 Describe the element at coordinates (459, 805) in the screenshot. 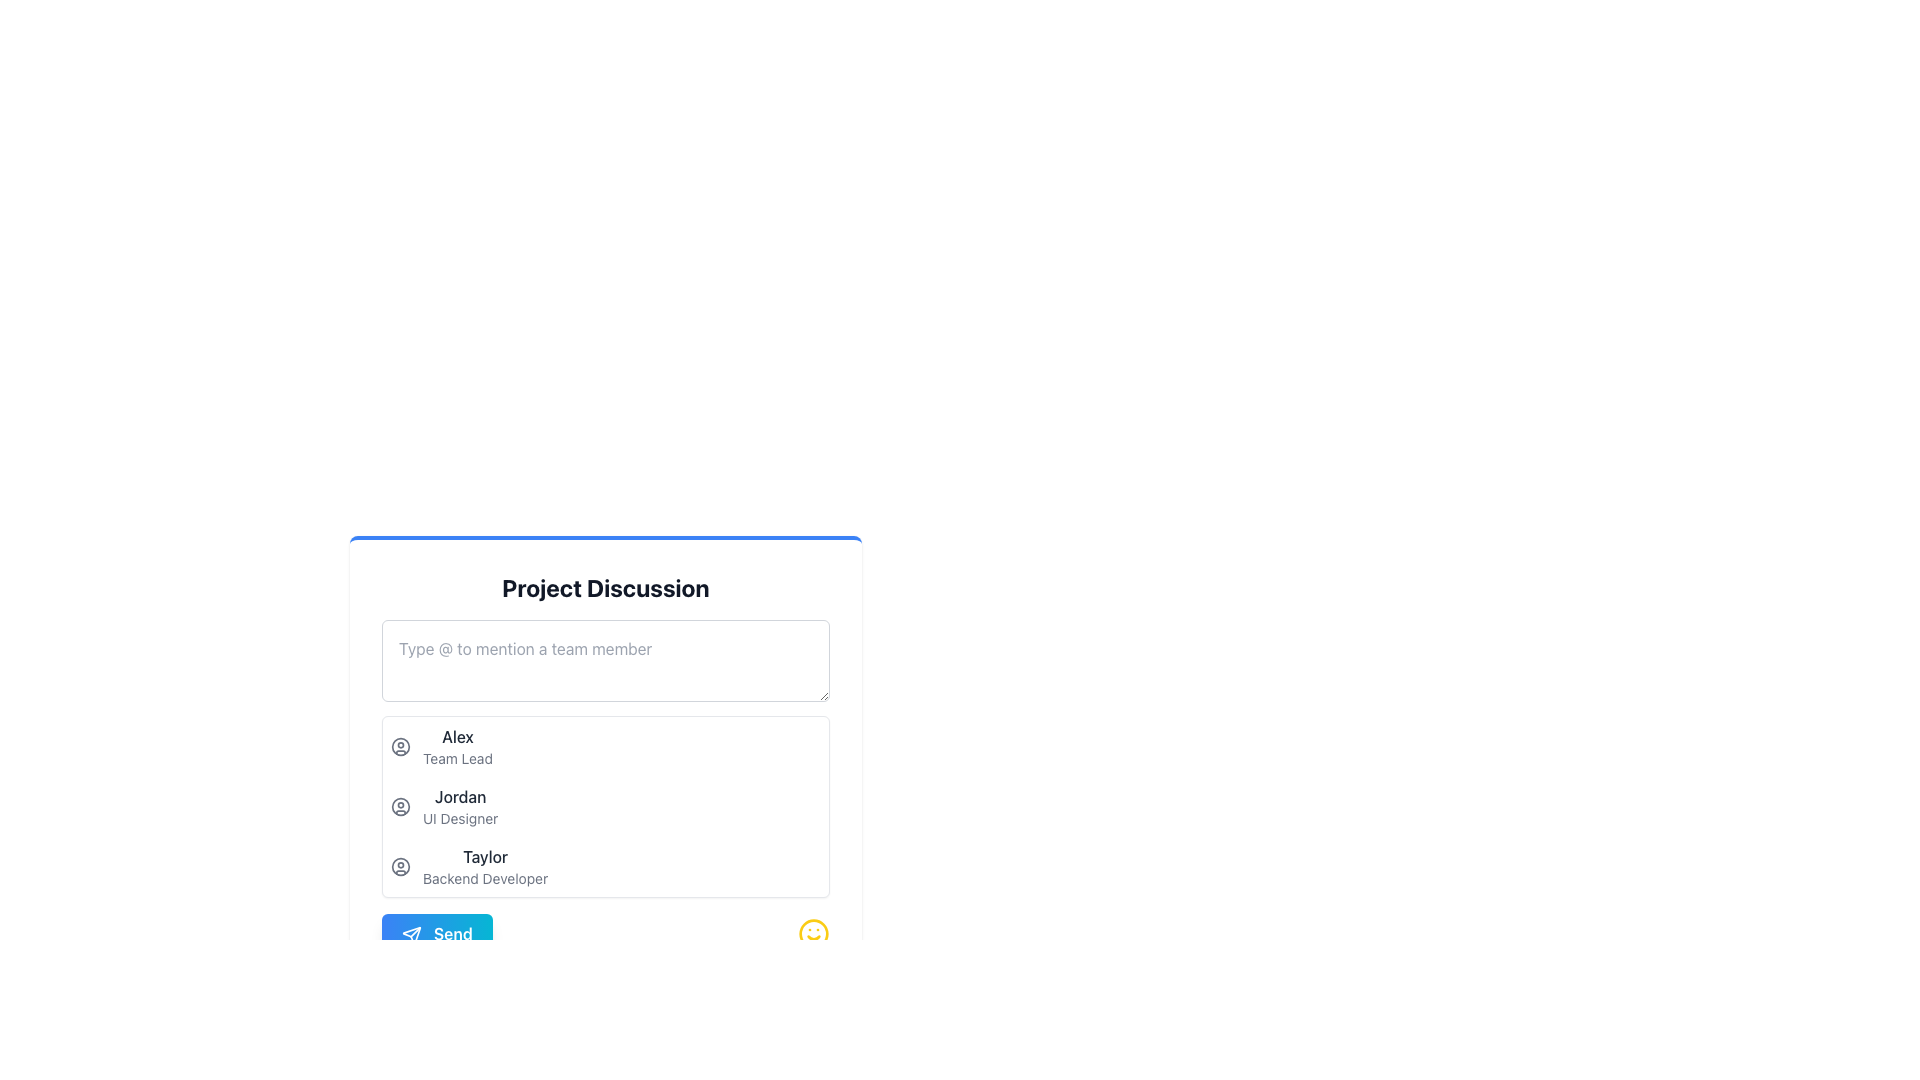

I see `the text label displaying the user name 'Jordan' with the role 'UI Designer' below it, which is located in the 'Project Discussion' section and is the second item in a vertical list of team members` at that location.